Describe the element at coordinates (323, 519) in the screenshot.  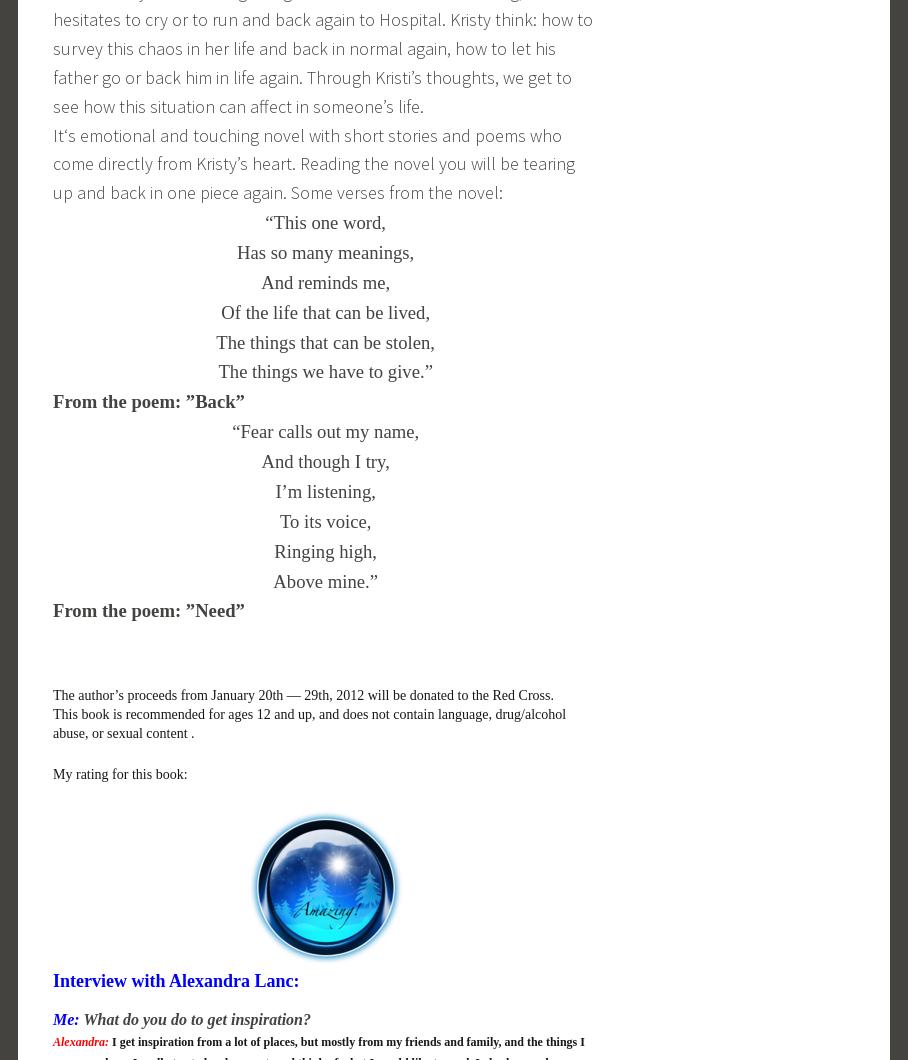
I see `'To its voice,'` at that location.